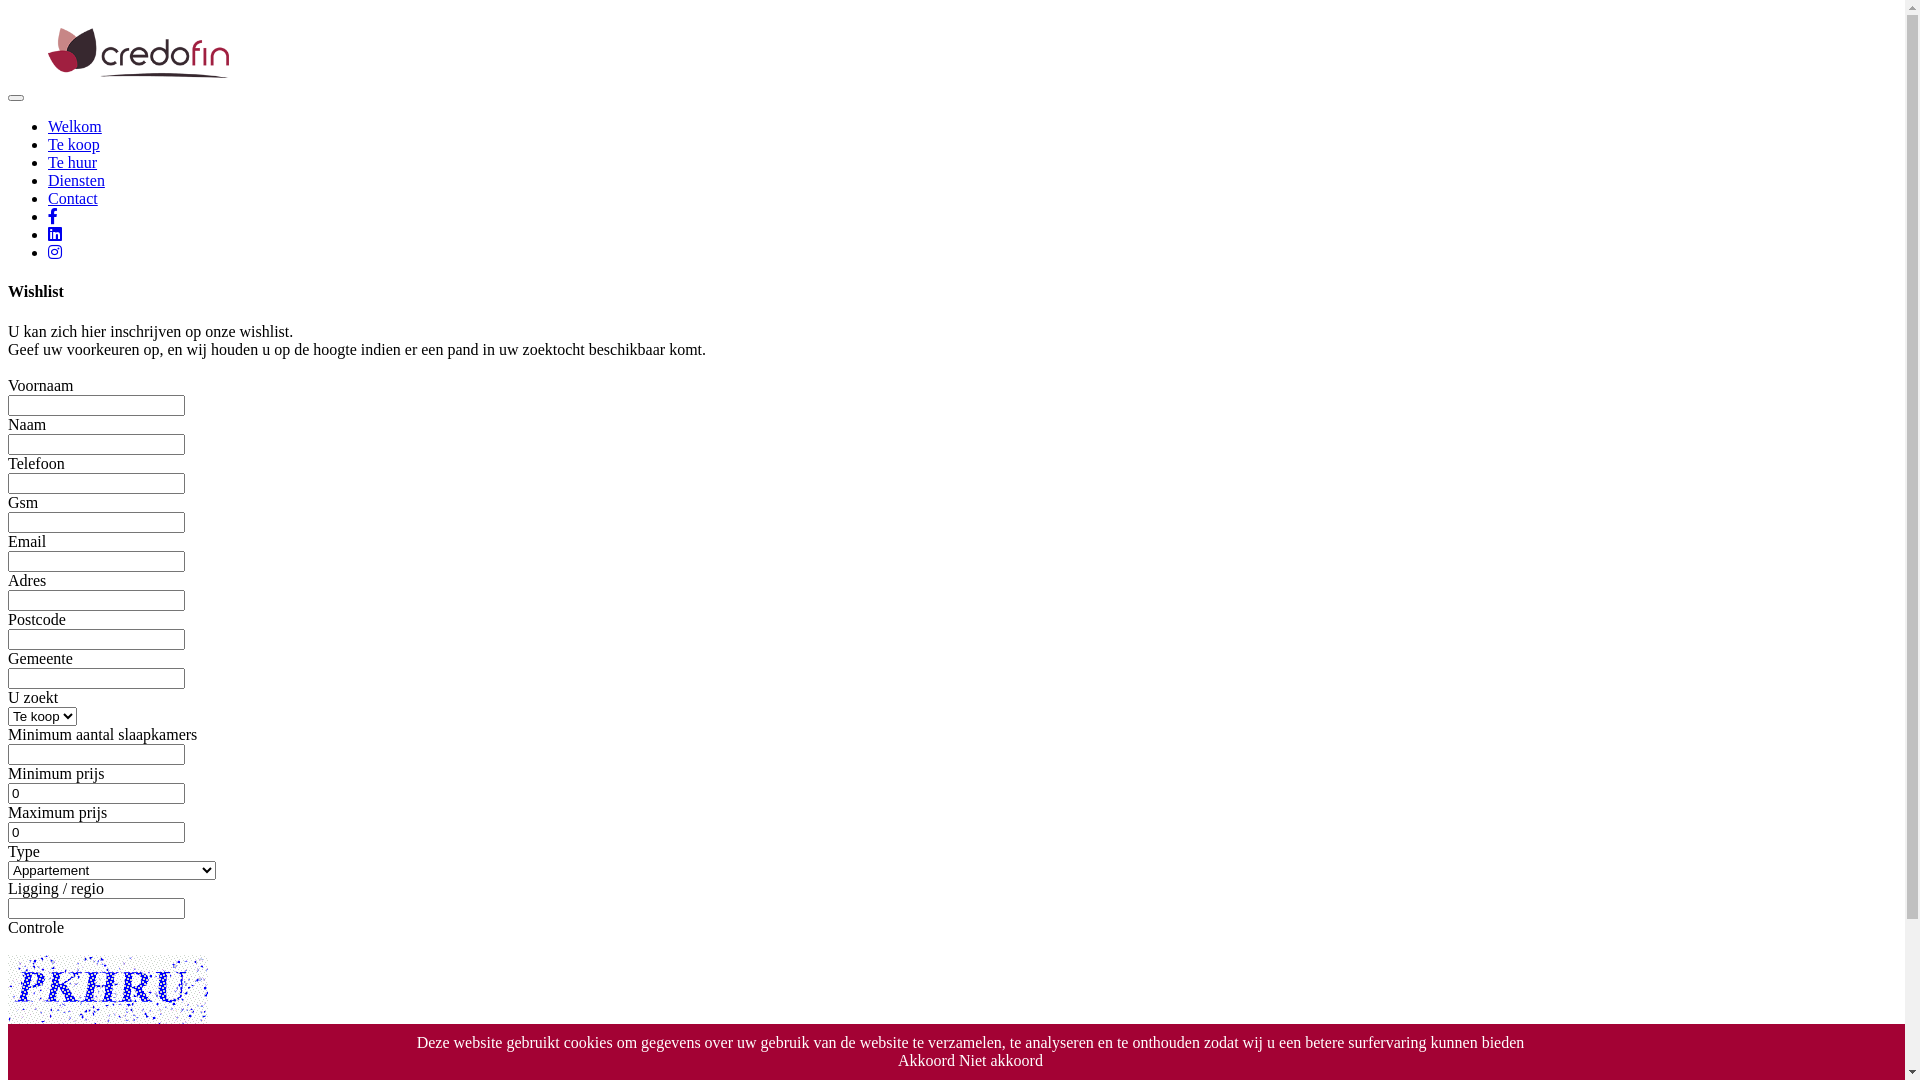 The image size is (1920, 1080). What do you see at coordinates (75, 126) in the screenshot?
I see `'Welkom'` at bounding box center [75, 126].